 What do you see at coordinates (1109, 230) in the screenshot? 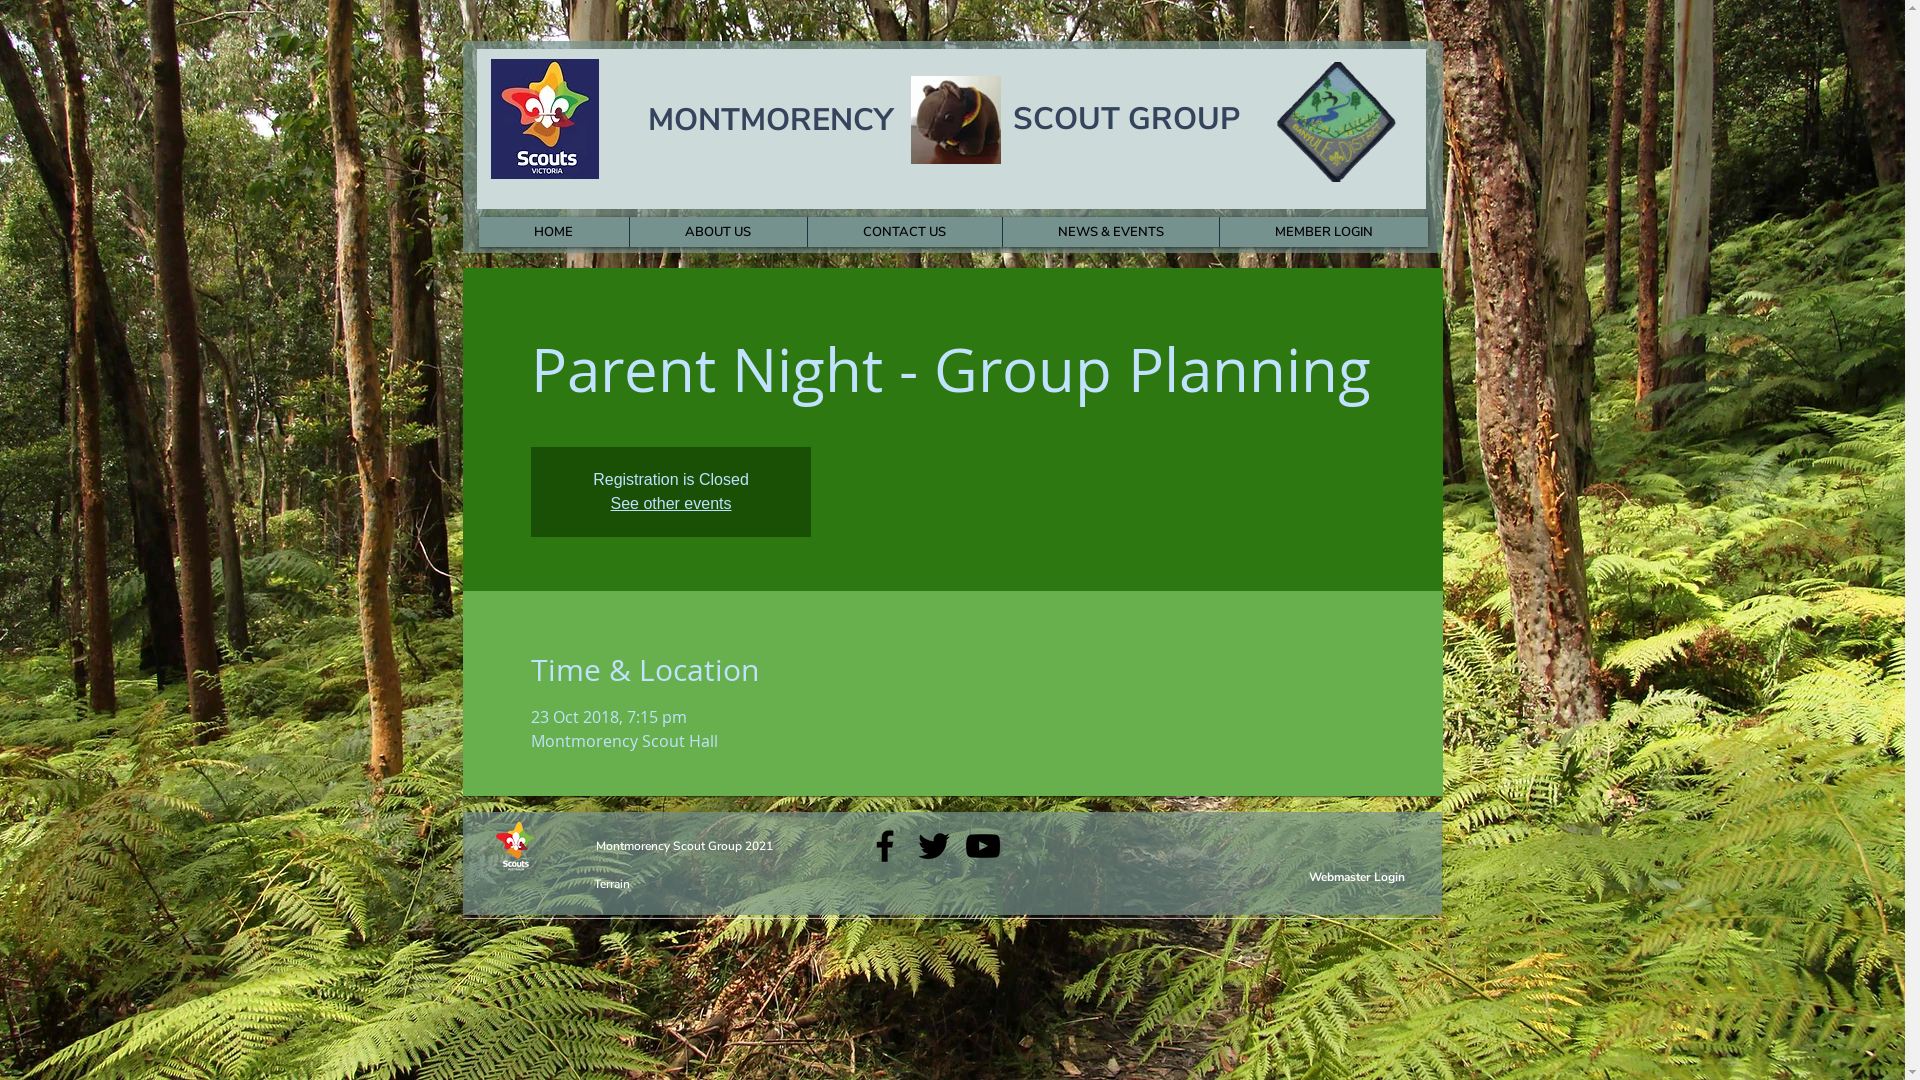
I see `'NEWS & EVENTS'` at bounding box center [1109, 230].